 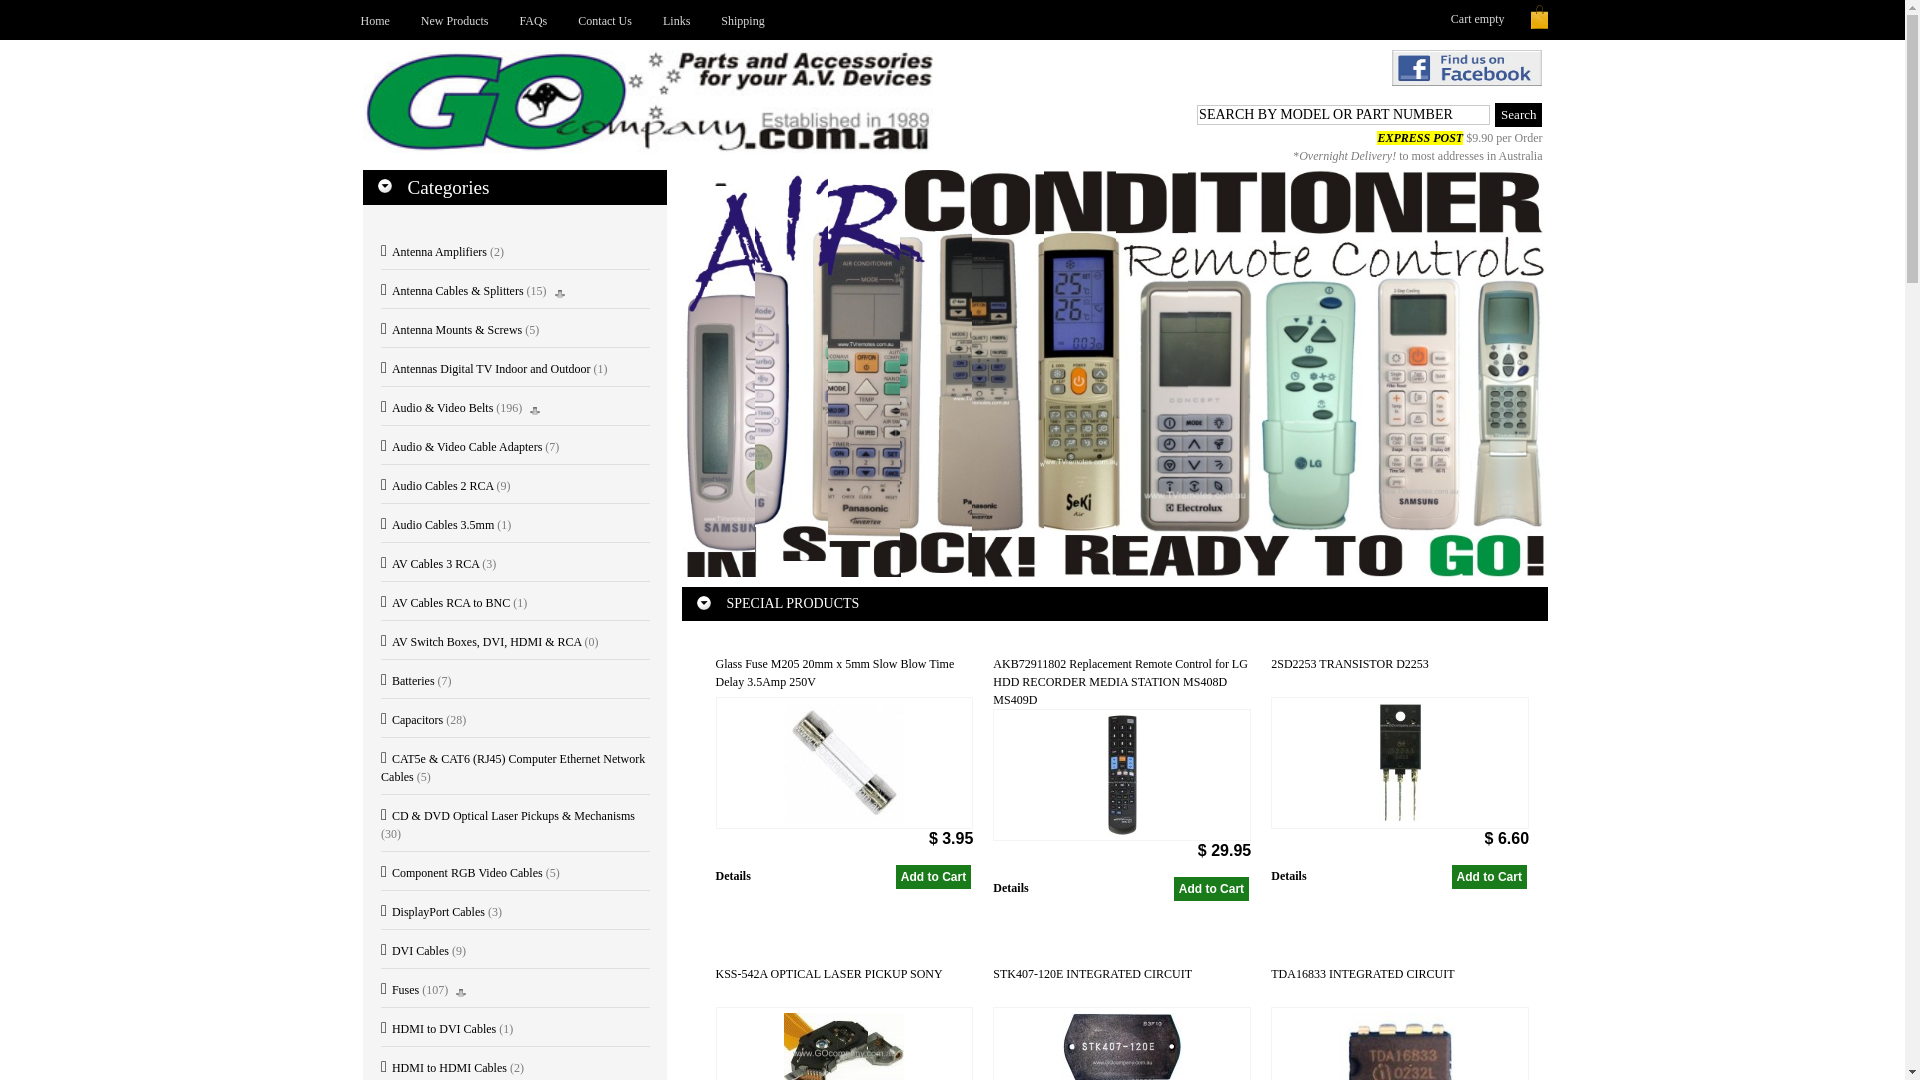 I want to click on 'Audio & Video Cable Adapters', so click(x=460, y=446).